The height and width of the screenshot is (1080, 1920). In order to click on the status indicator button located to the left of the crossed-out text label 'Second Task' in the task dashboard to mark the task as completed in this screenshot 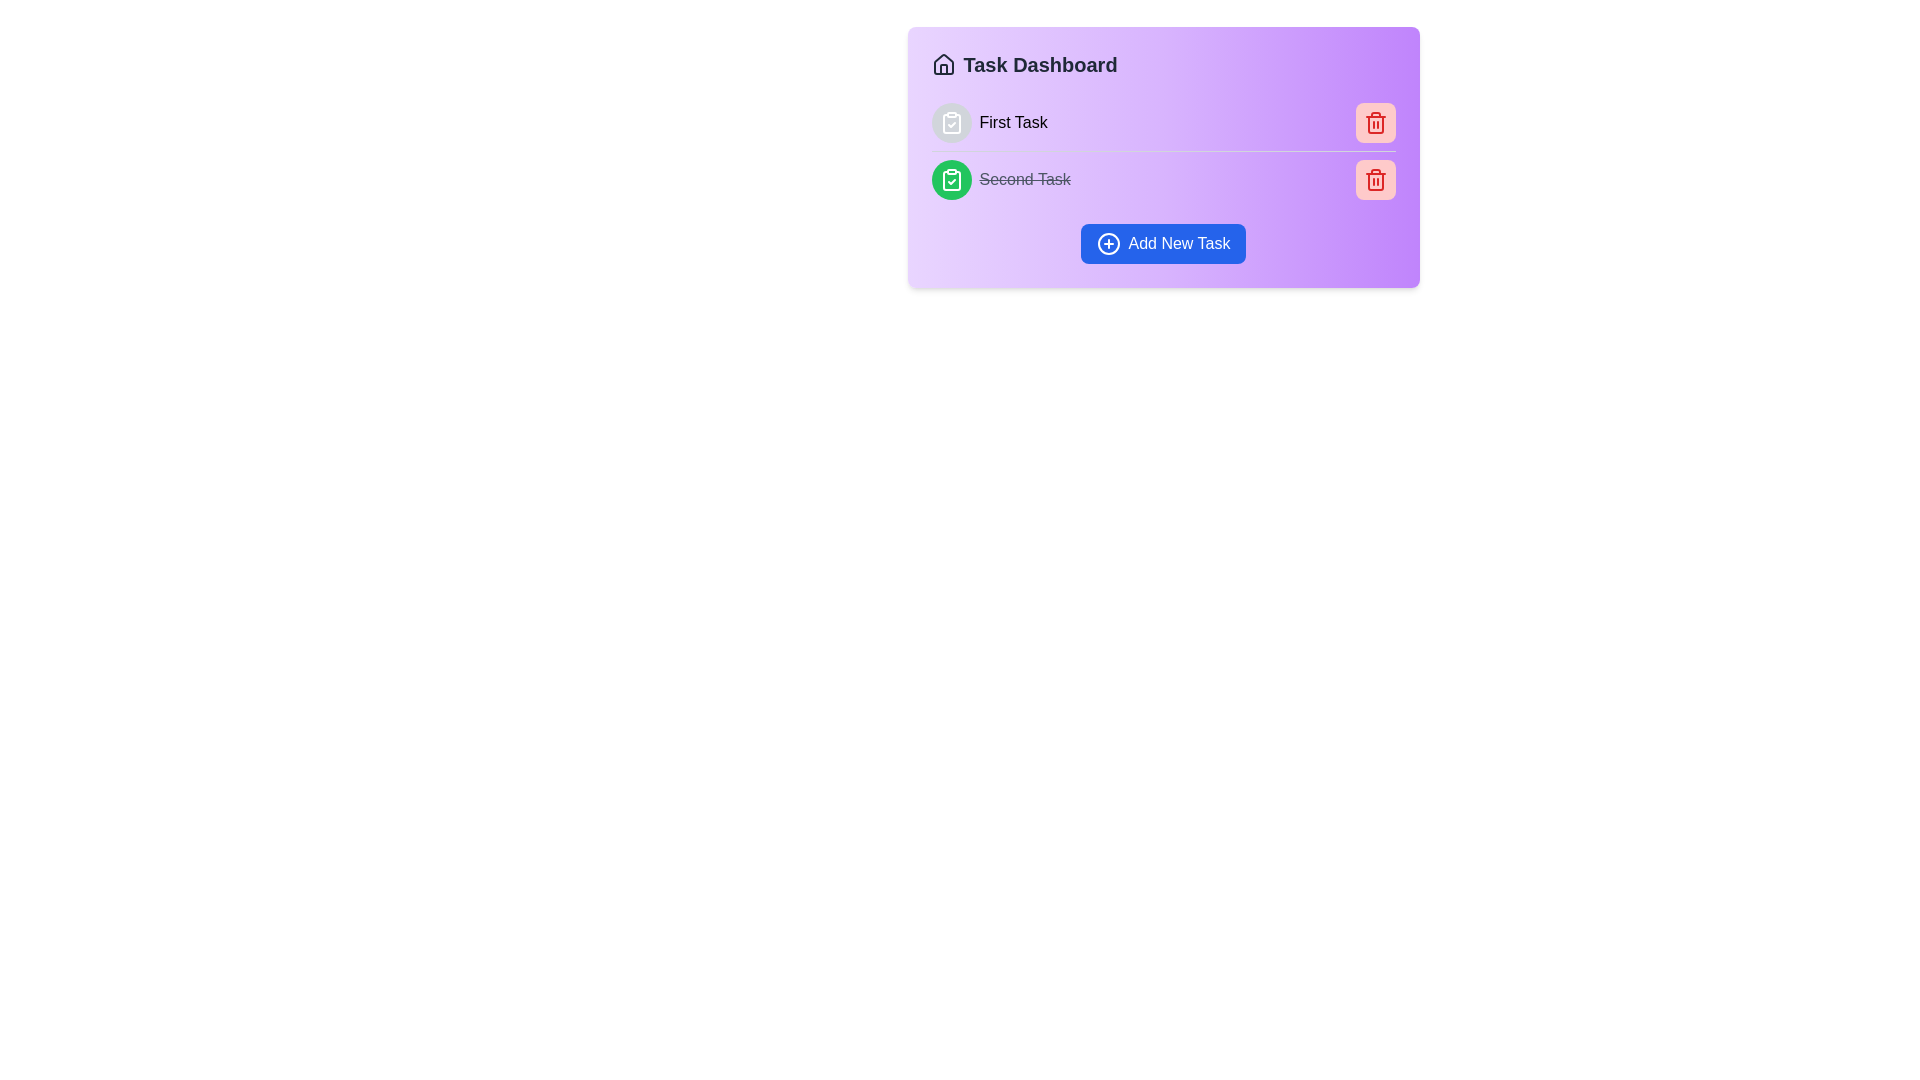, I will do `click(950, 180)`.